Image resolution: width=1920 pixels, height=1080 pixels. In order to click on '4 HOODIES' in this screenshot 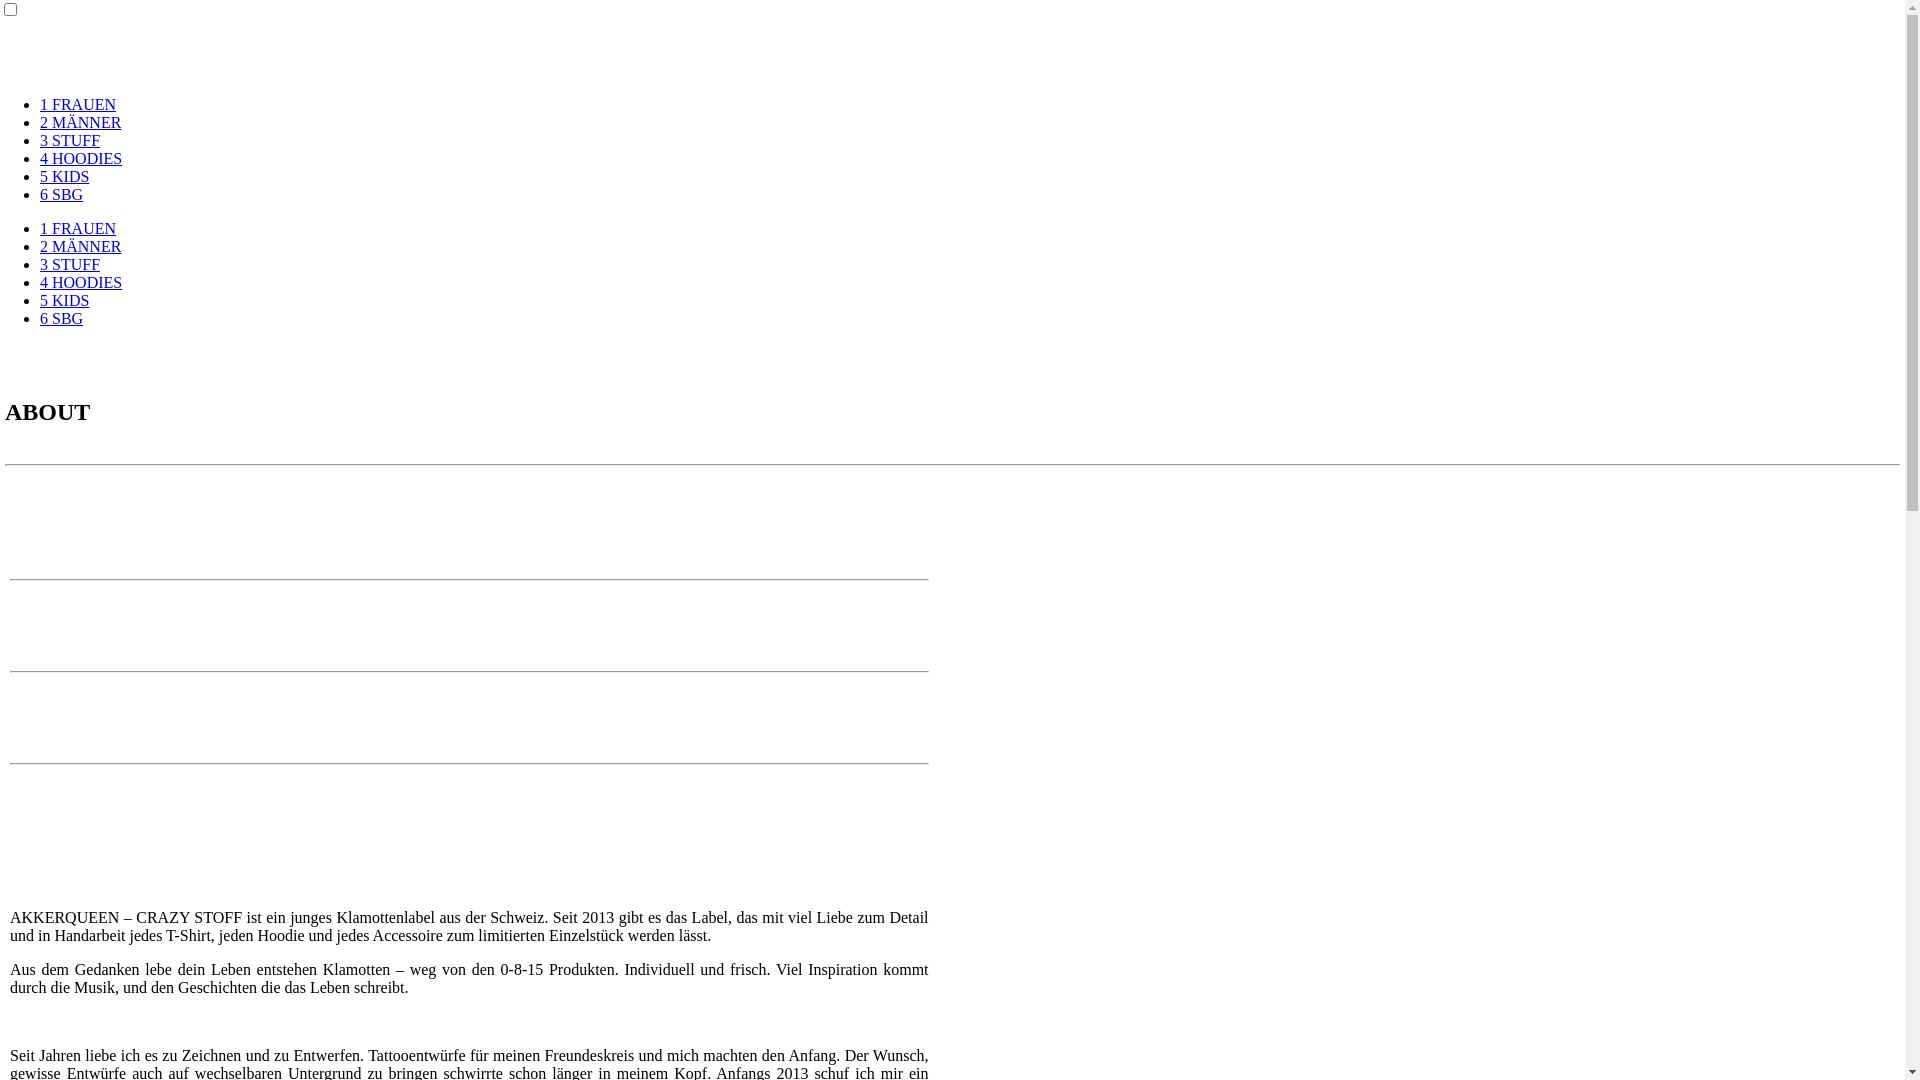, I will do `click(39, 157)`.